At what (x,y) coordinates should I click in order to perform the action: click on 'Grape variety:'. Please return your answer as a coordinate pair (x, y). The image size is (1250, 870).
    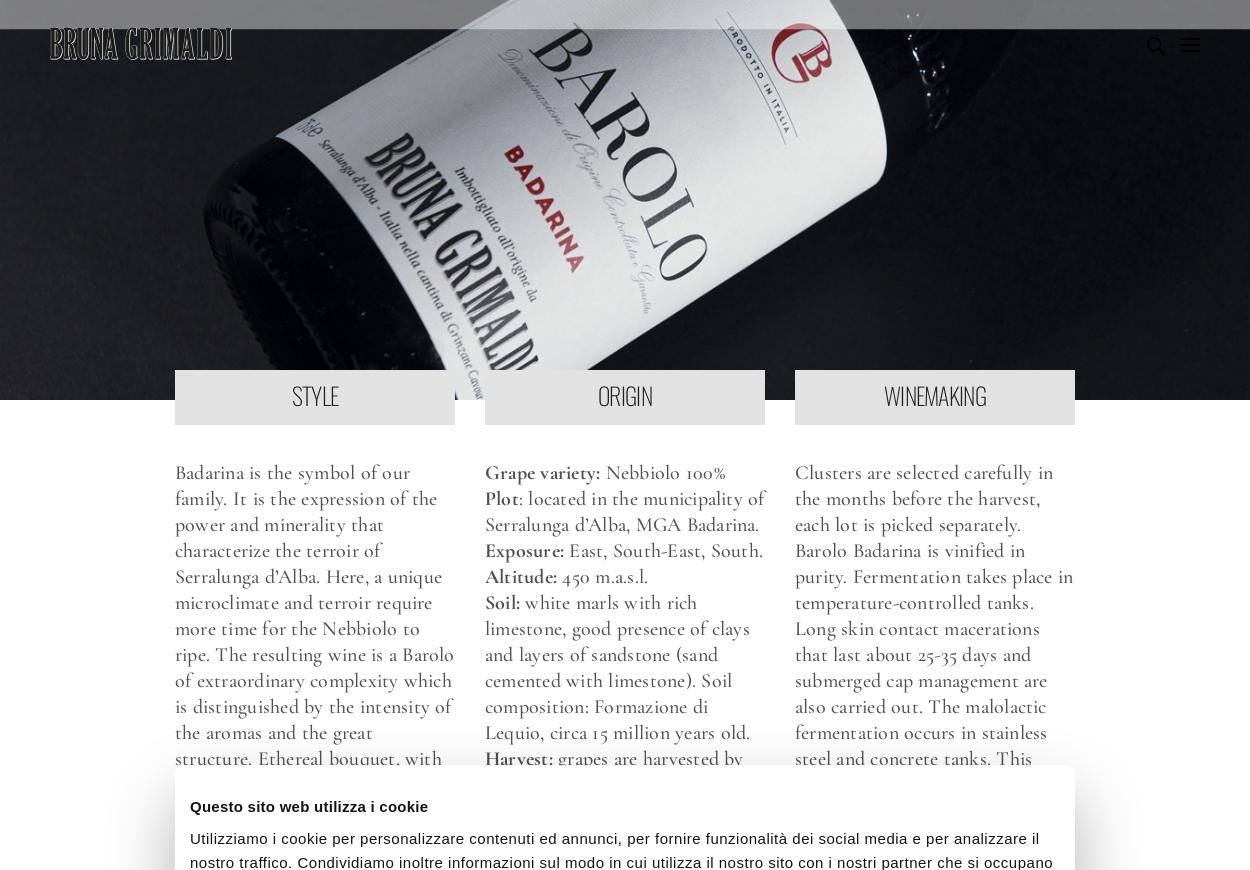
    Looking at the image, I should click on (542, 472).